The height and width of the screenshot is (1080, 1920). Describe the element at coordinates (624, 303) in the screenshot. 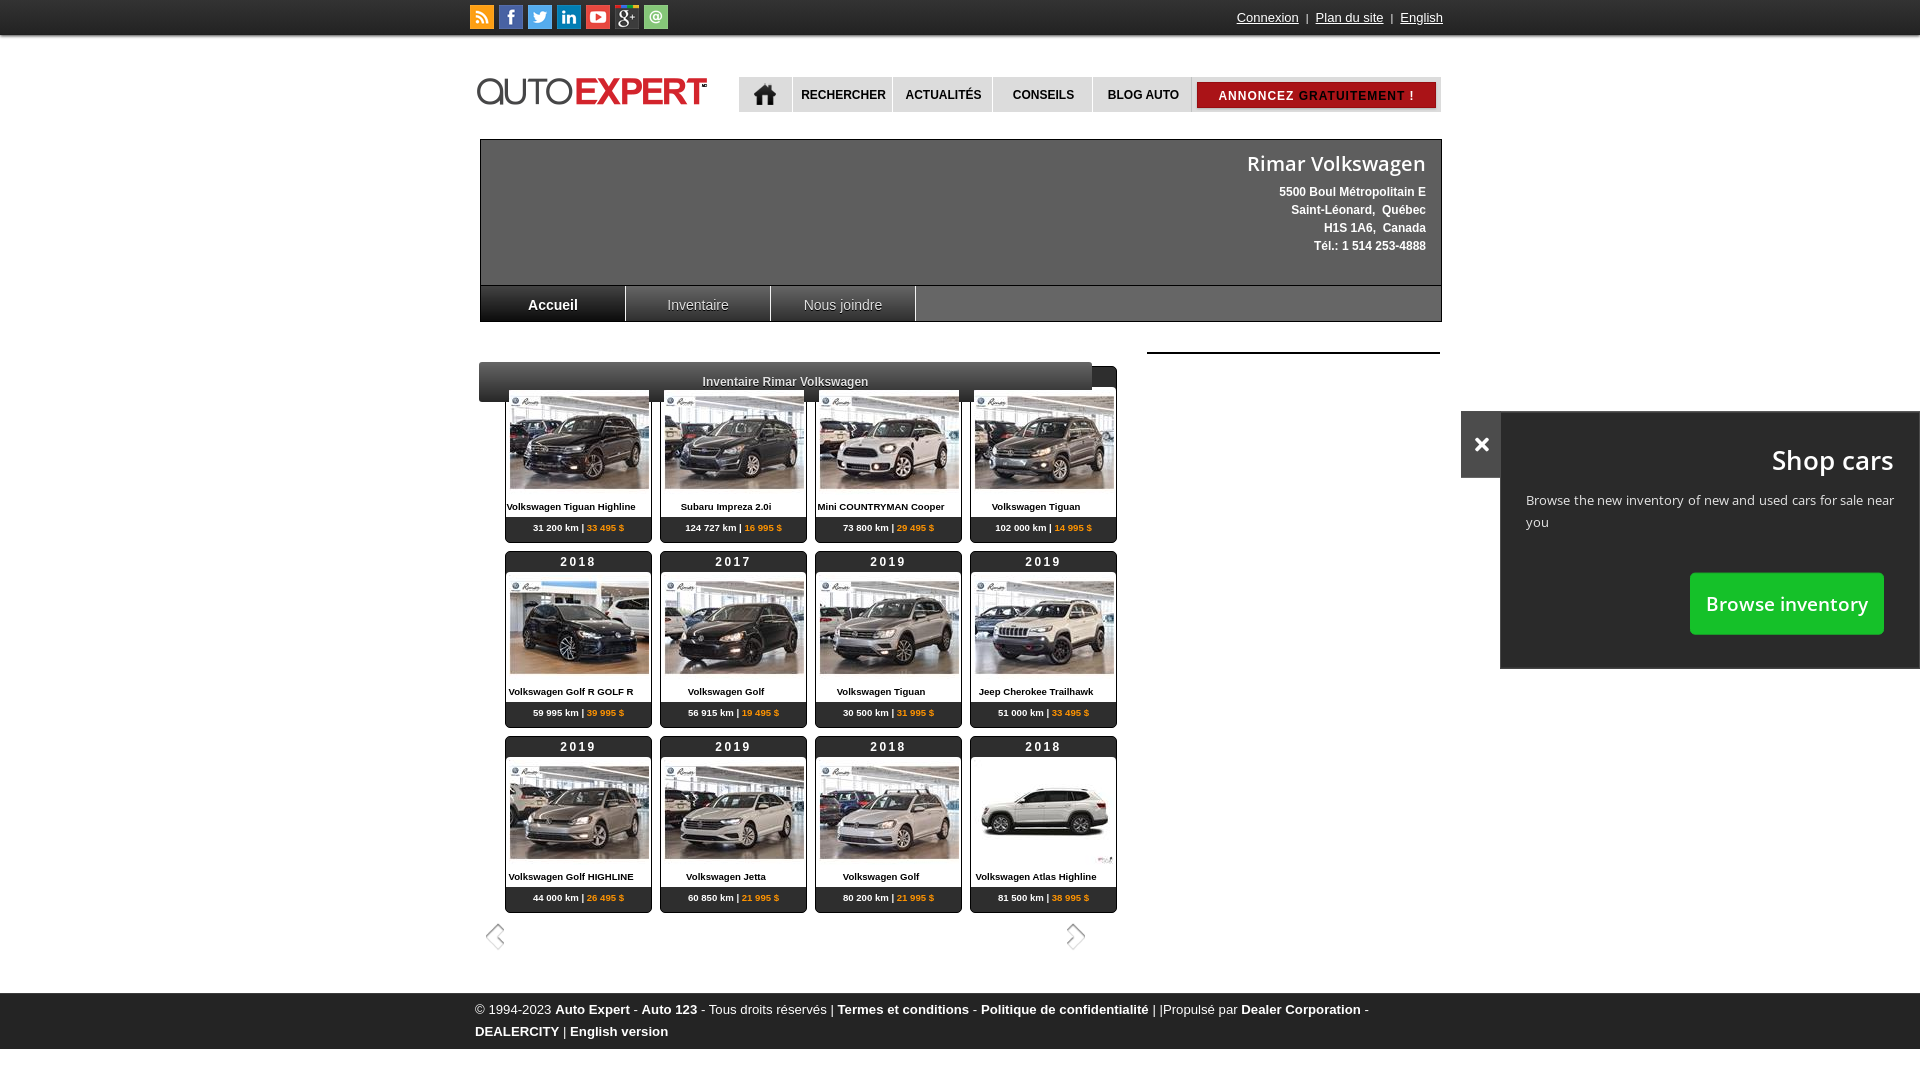

I see `'Inventaire'` at that location.